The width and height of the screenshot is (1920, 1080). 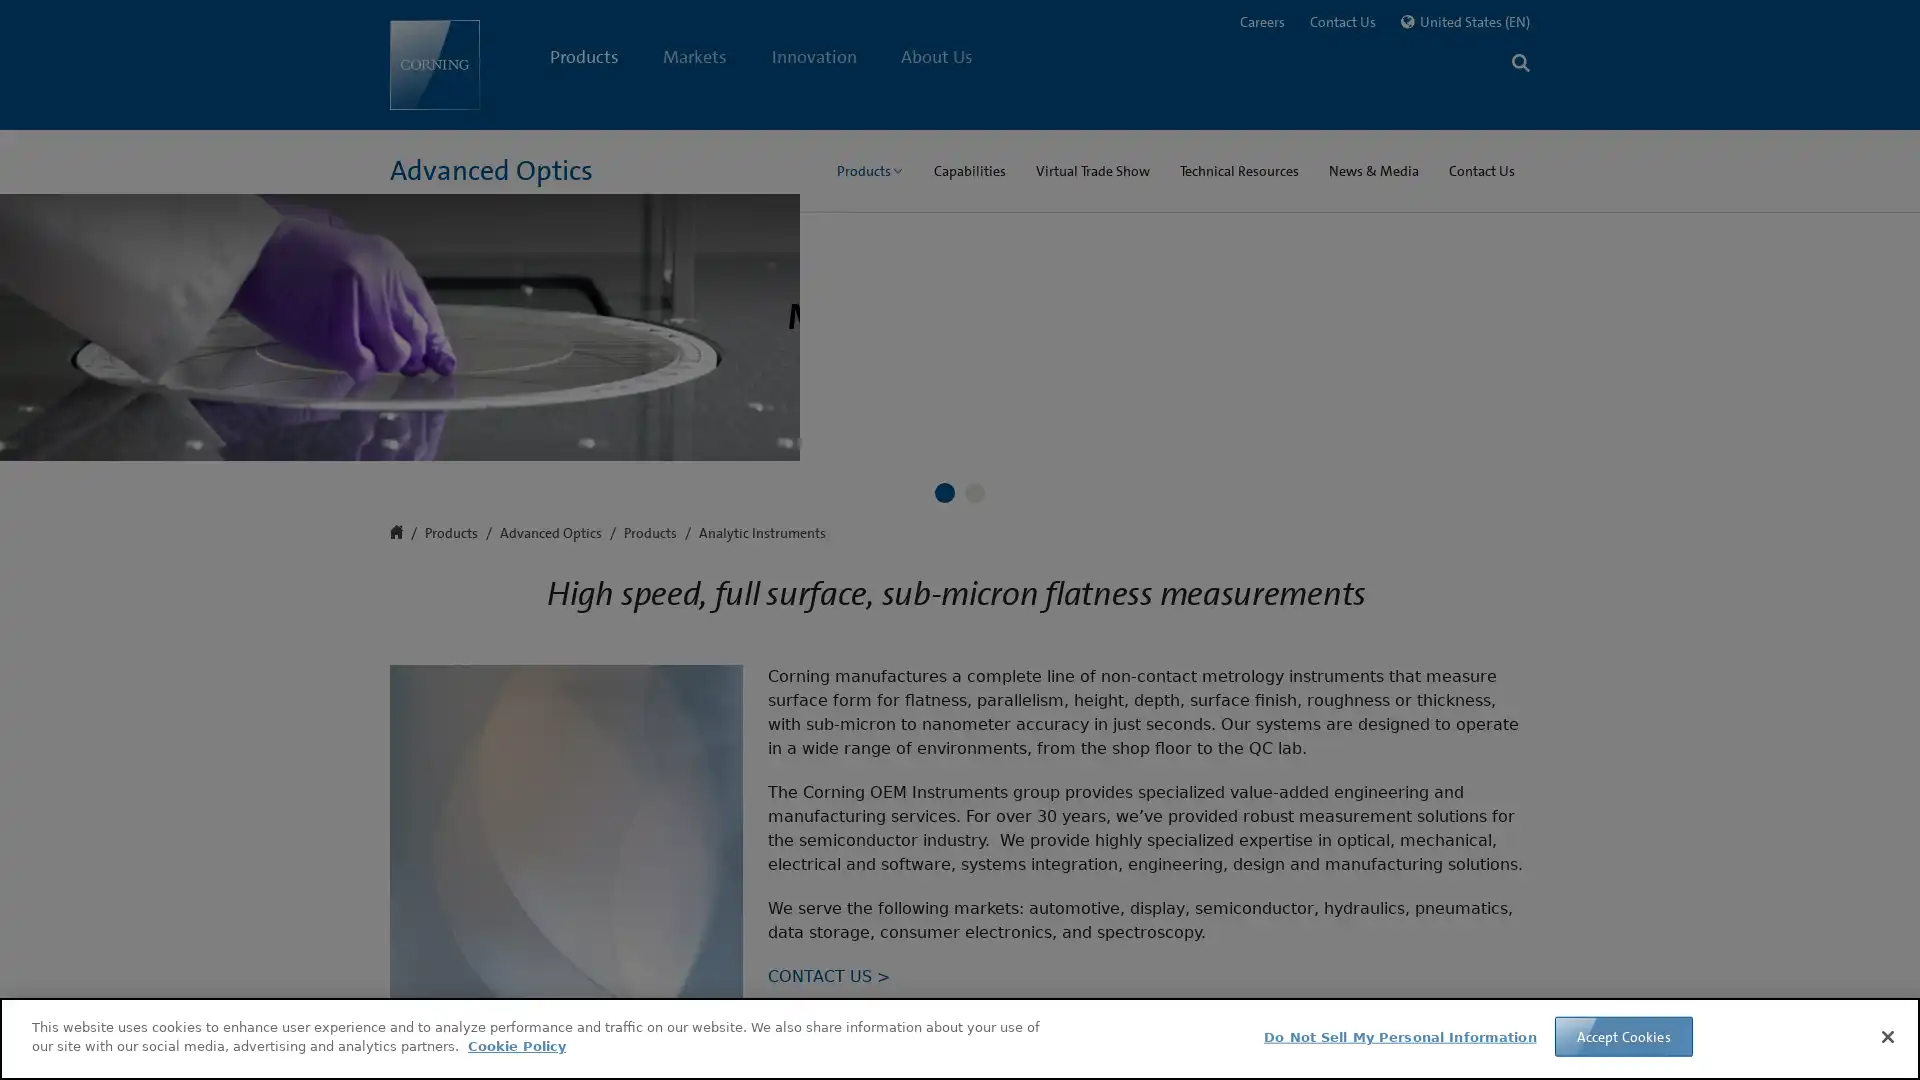 What do you see at coordinates (974, 881) in the screenshot?
I see `2` at bounding box center [974, 881].